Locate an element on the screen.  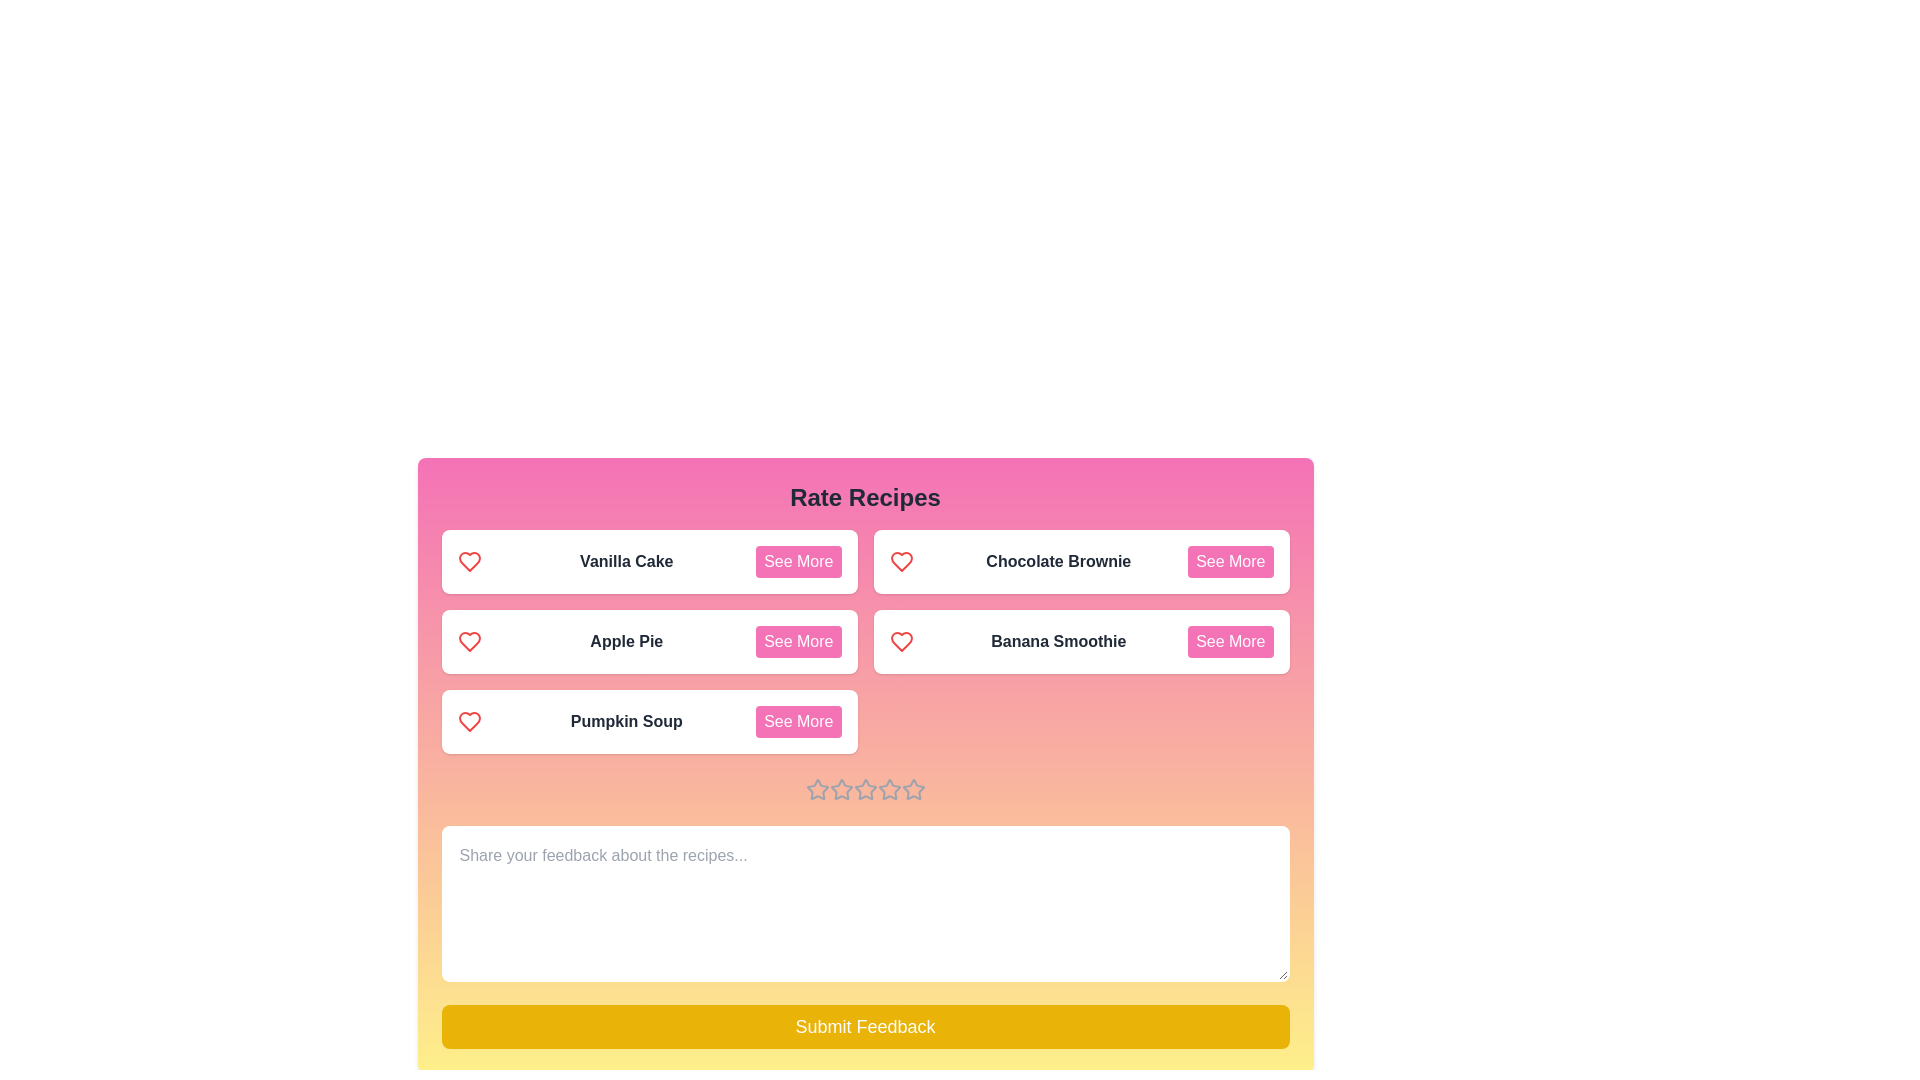
the 'See More' button for the recipe Apple Pie is located at coordinates (797, 641).